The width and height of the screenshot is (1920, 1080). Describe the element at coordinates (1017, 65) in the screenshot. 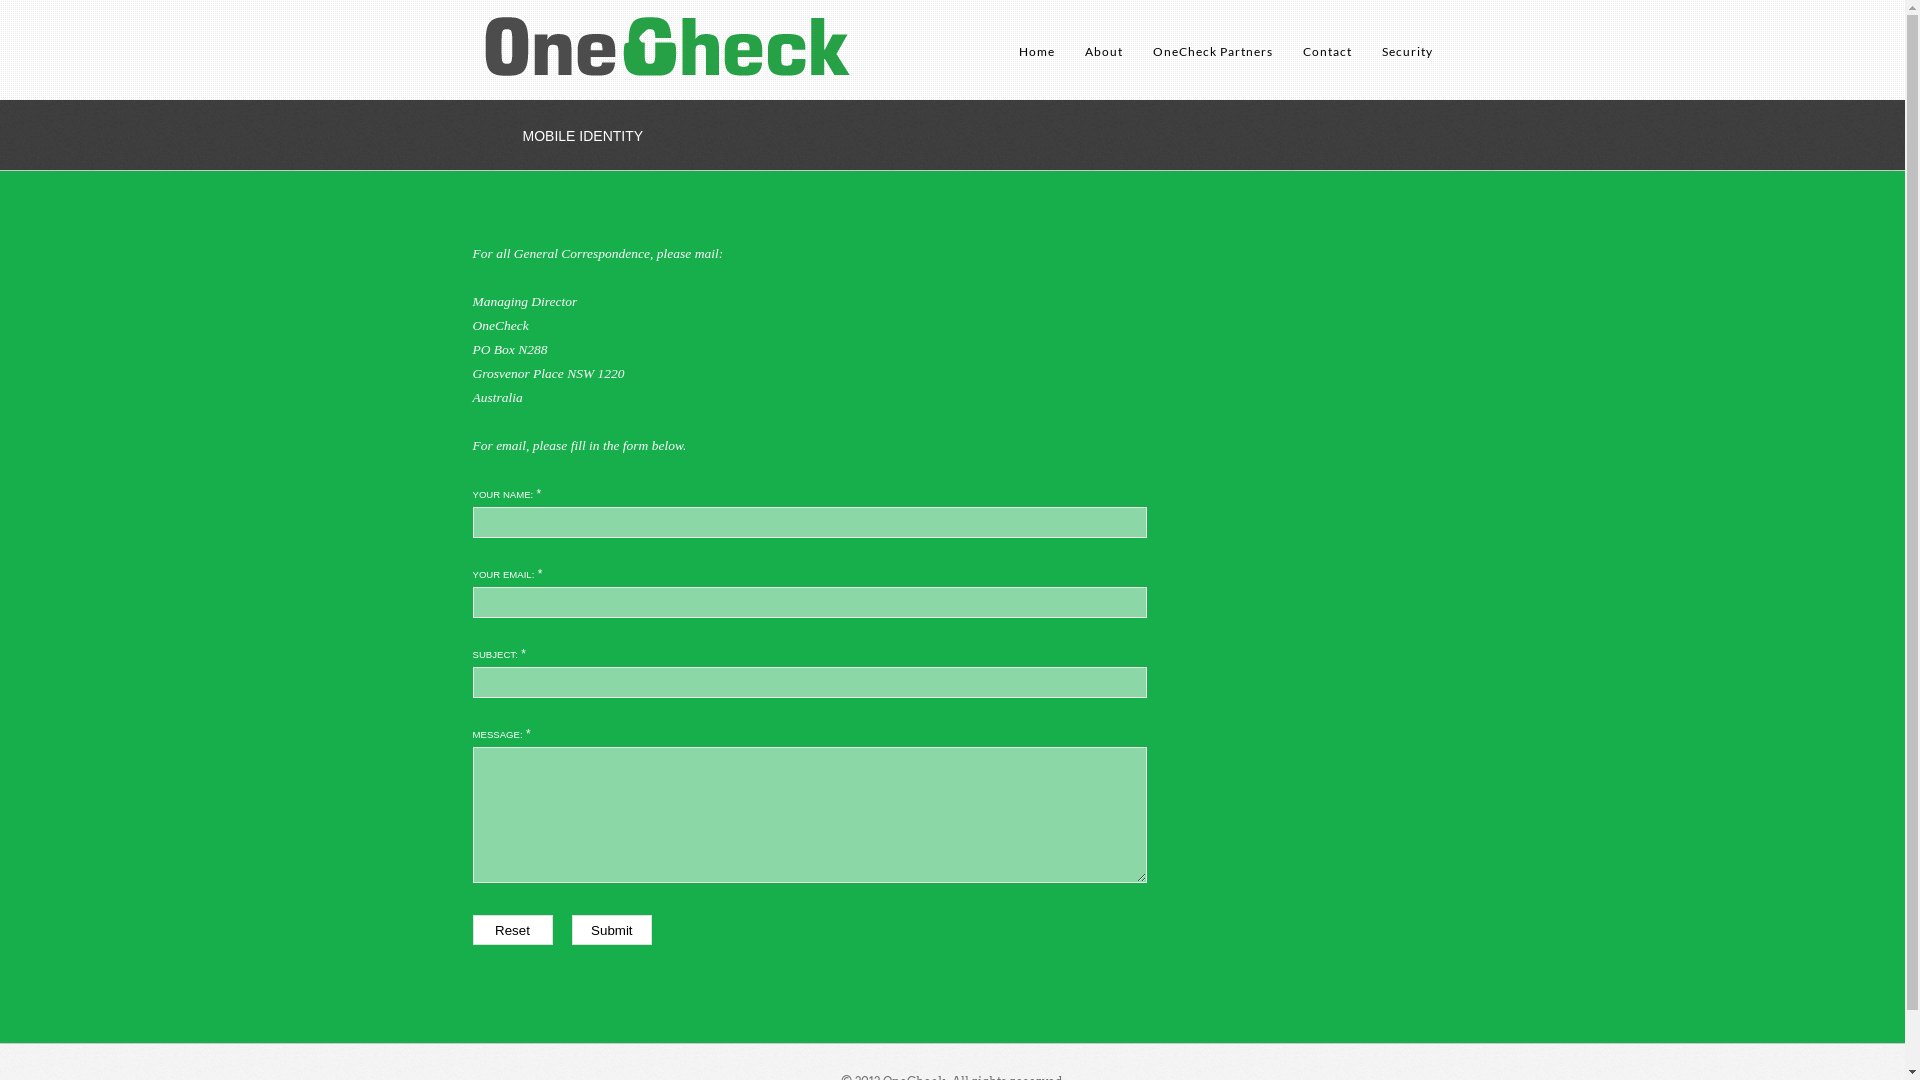

I see `'Home'` at that location.